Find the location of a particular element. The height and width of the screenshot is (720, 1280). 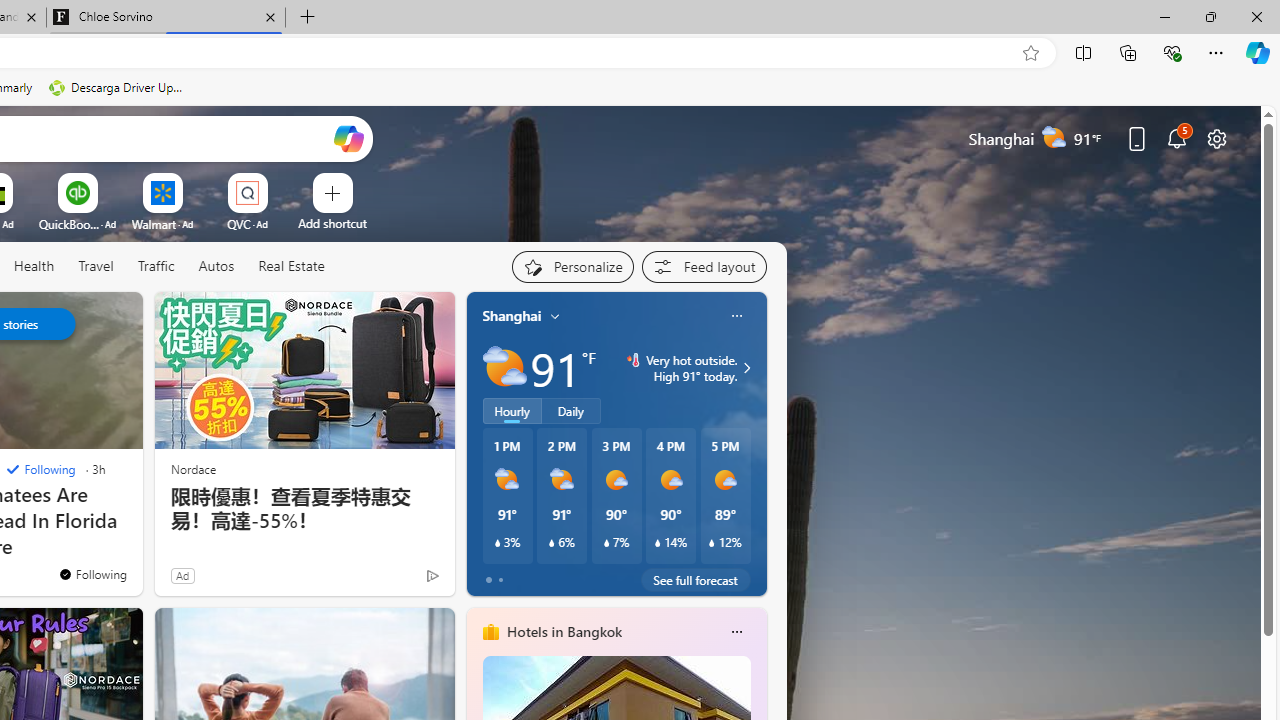

'Hotels in Bangkok' is located at coordinates (562, 631).